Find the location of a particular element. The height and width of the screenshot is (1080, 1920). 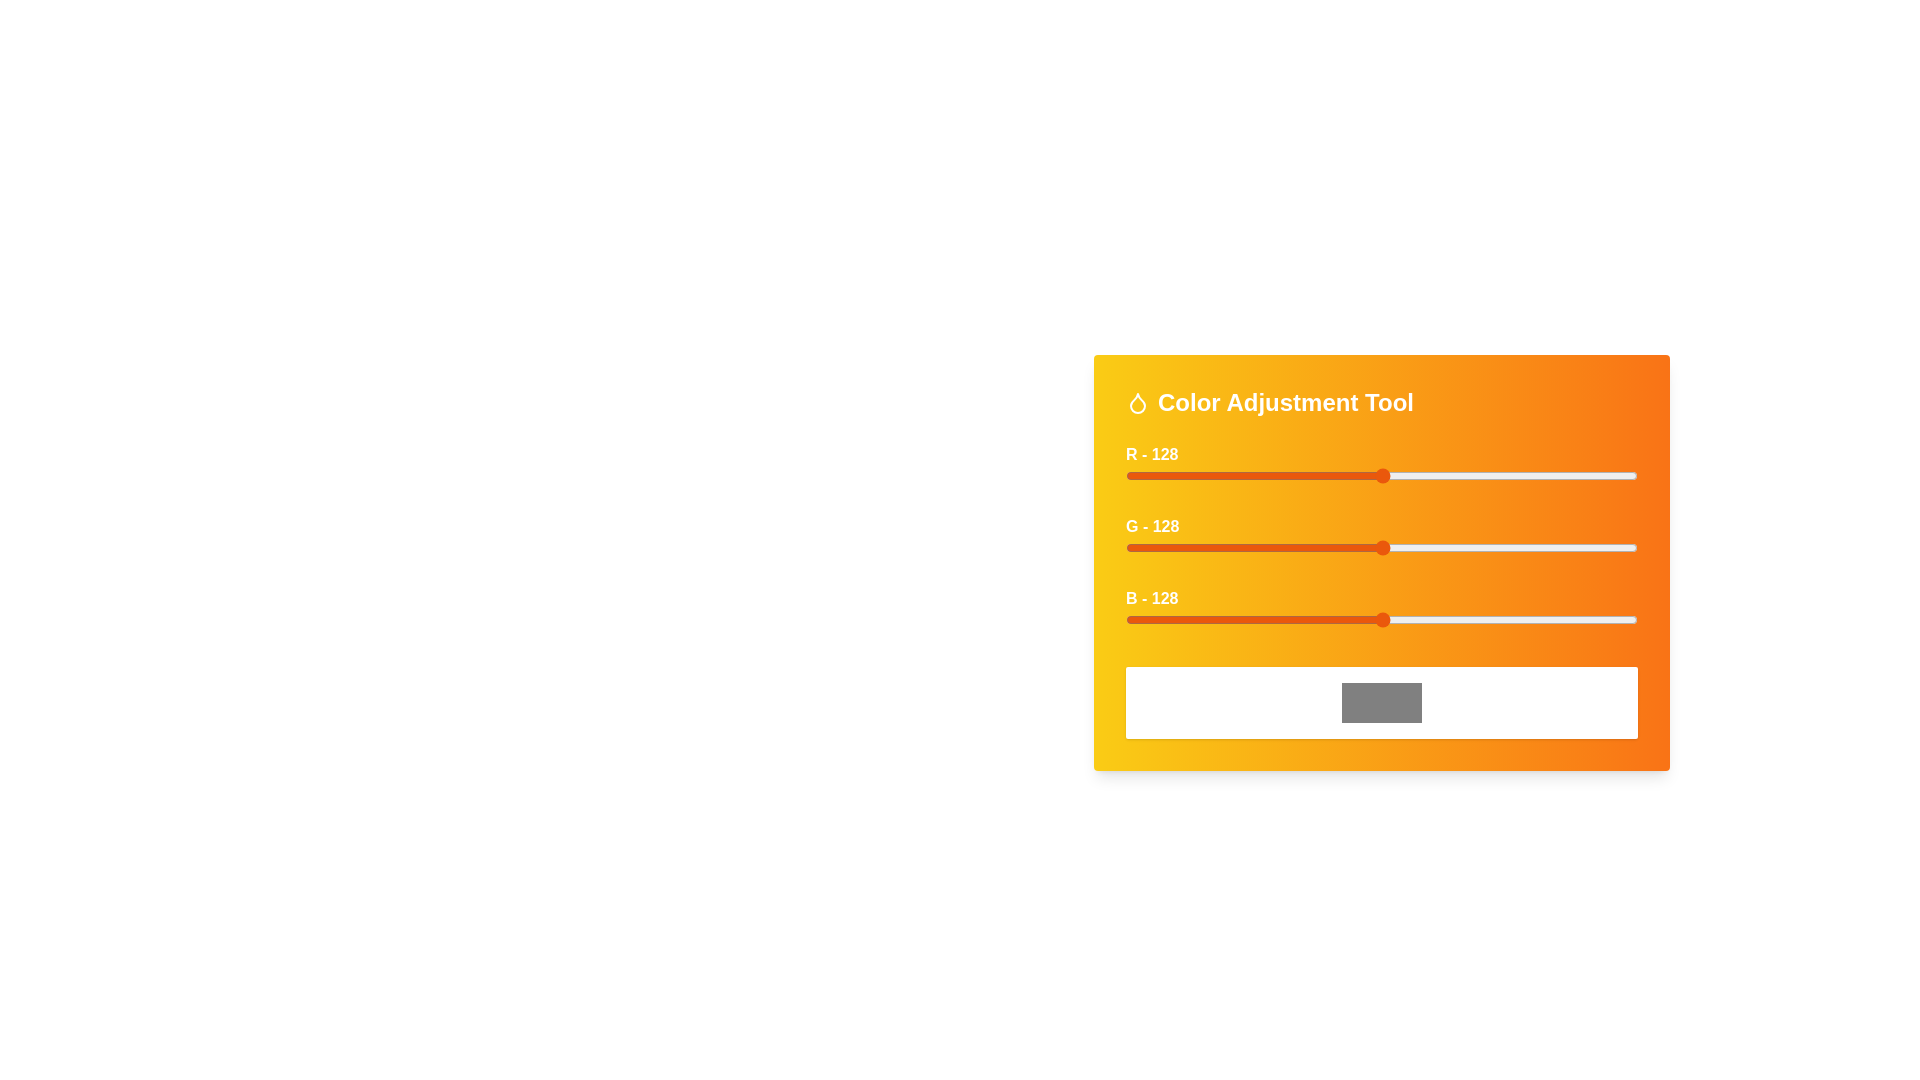

the blue slider to set the blue intensity to 95 is located at coordinates (1316, 619).